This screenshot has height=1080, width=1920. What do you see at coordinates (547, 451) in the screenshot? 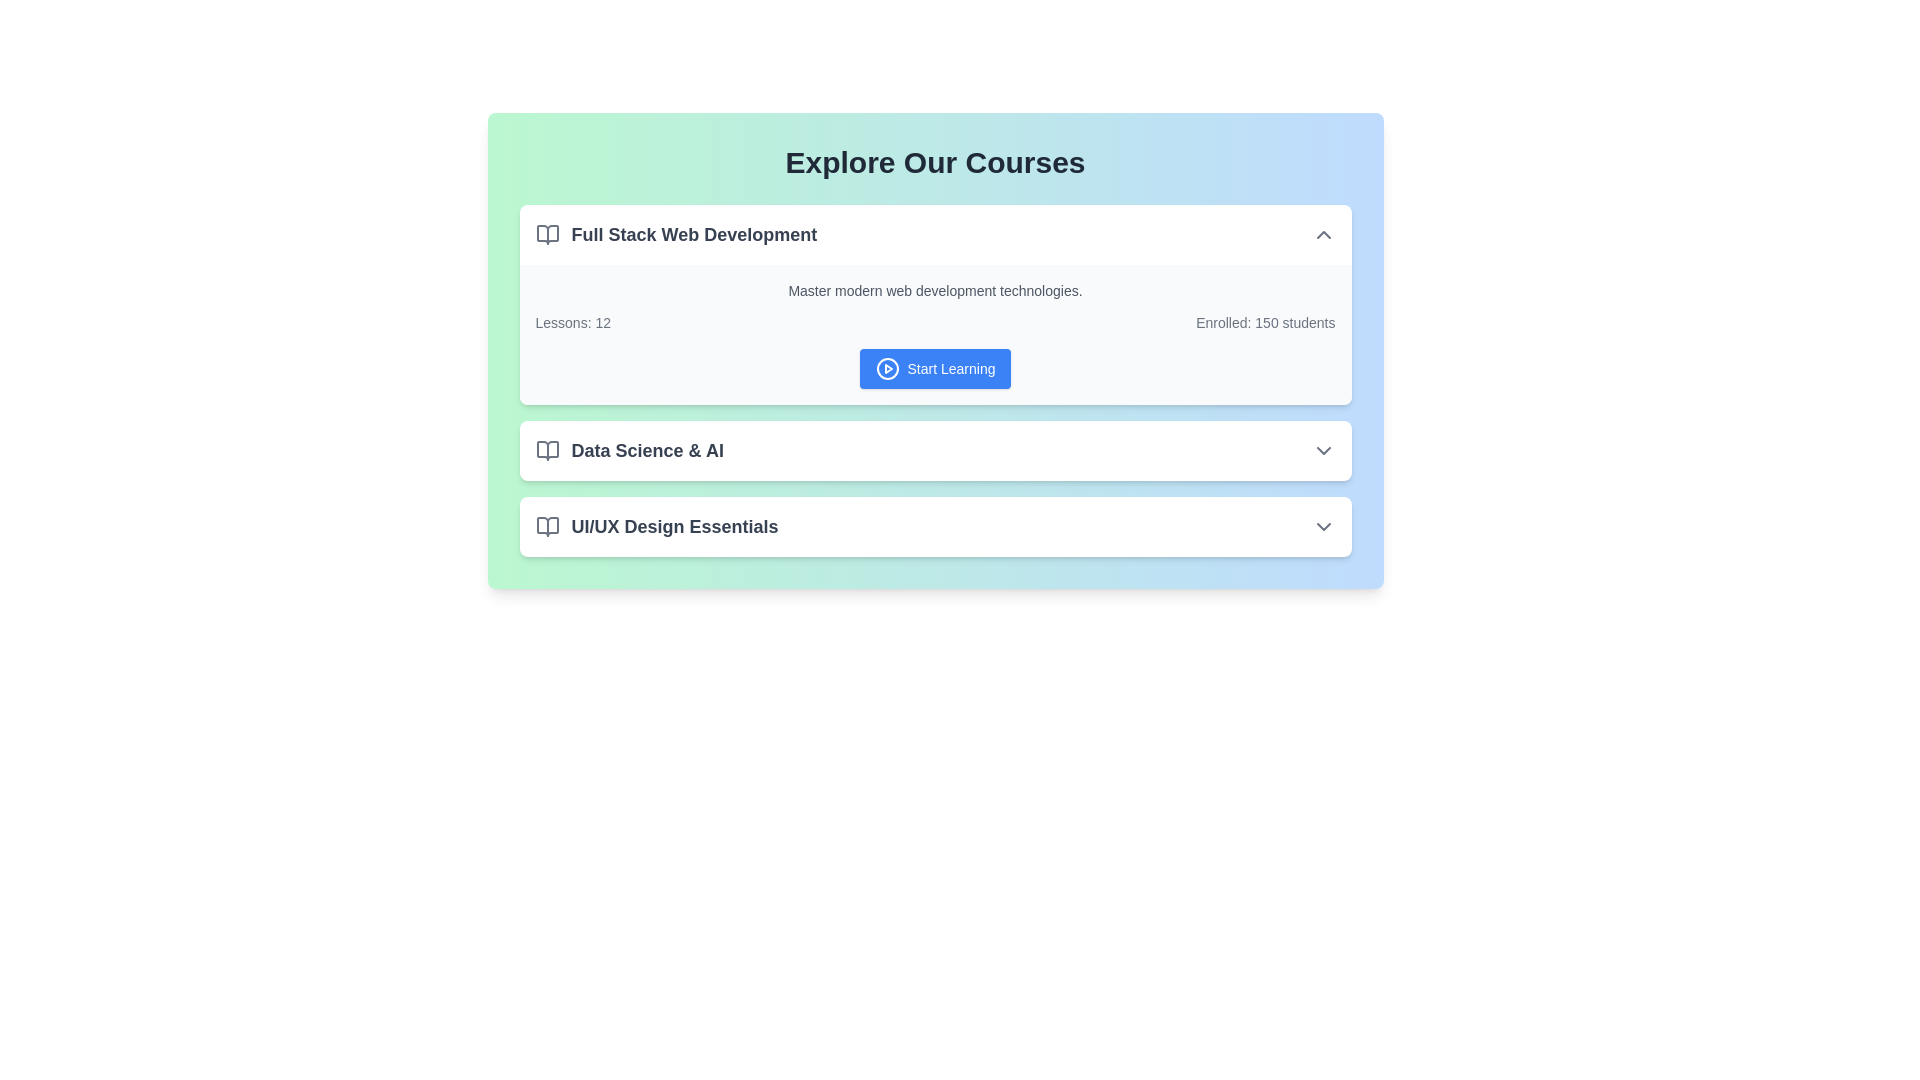
I see `the right segment of the book icon in the 'Data Science & AI' entry of the accordion-style UI layout` at bounding box center [547, 451].